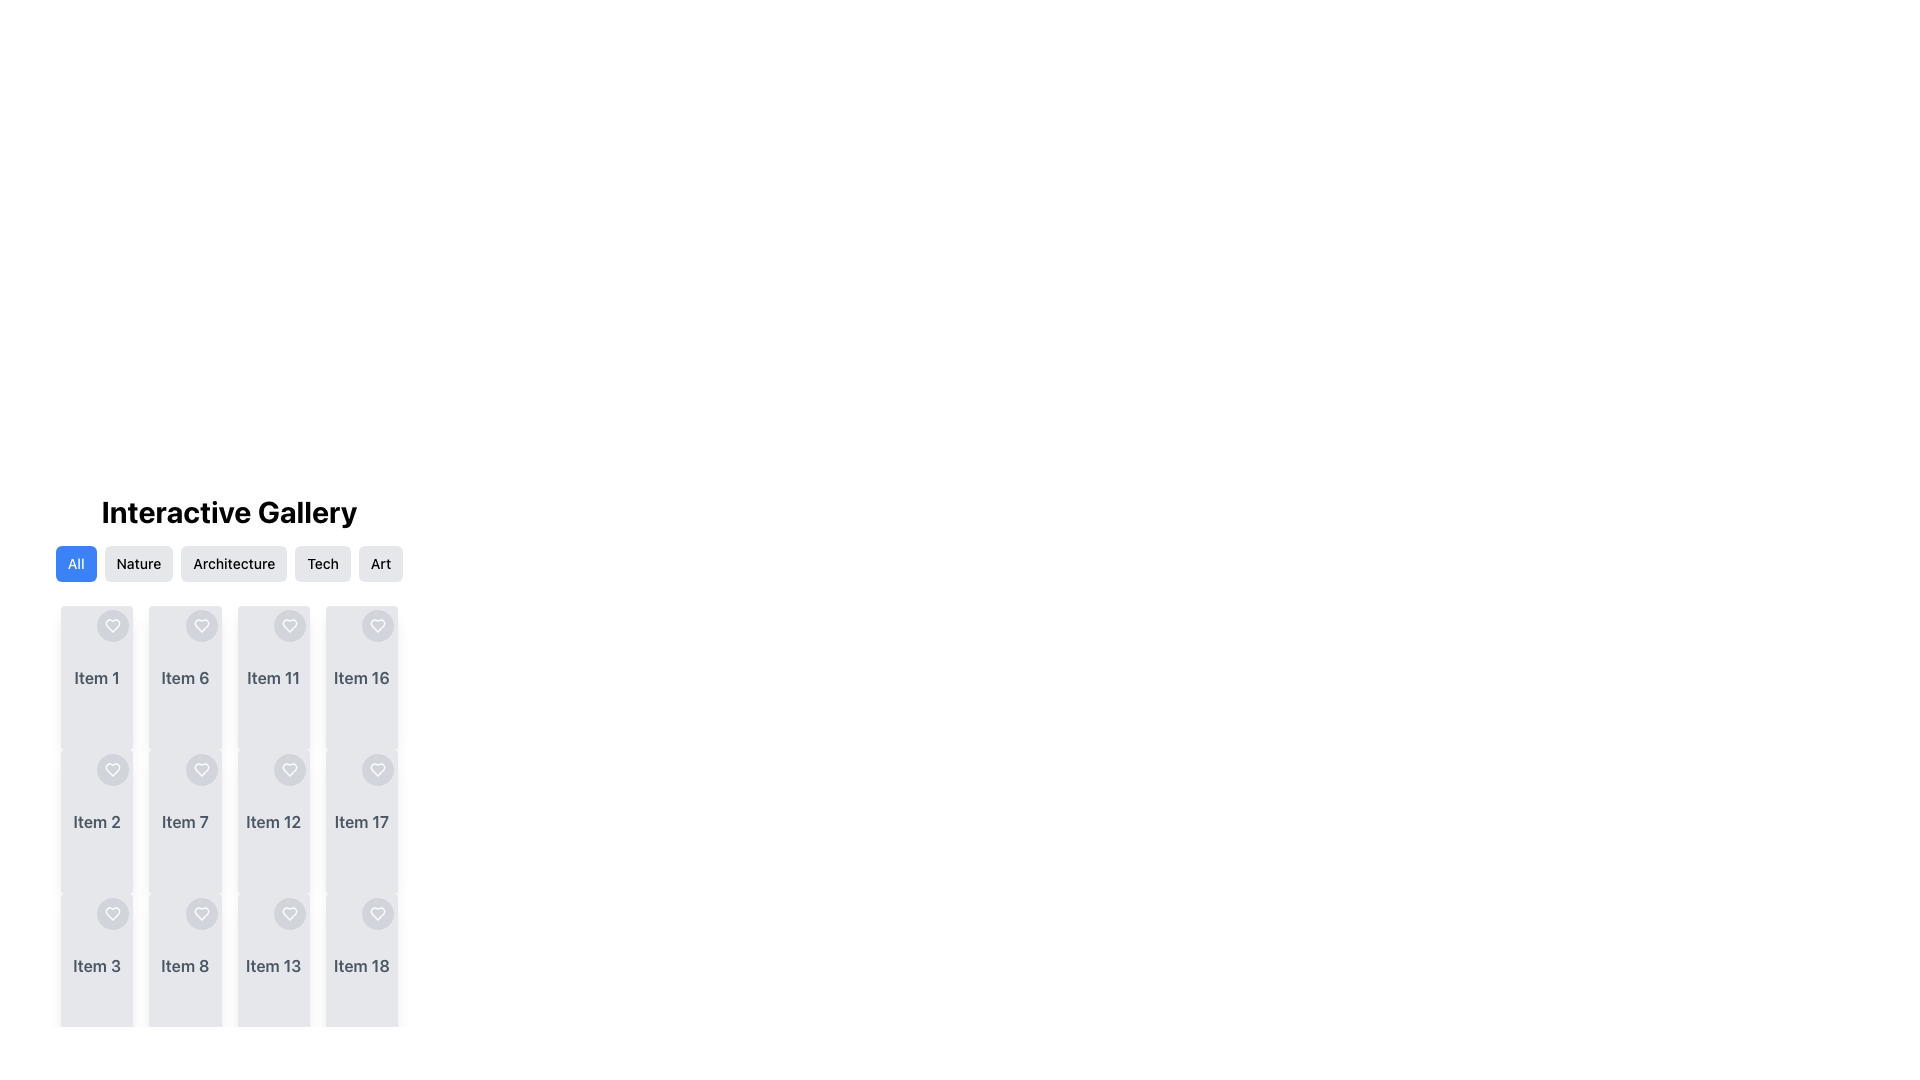  I want to click on the heart icon button located in the top-right corner of the 'Item 16' card in the fourth column of the gallery, so click(378, 624).